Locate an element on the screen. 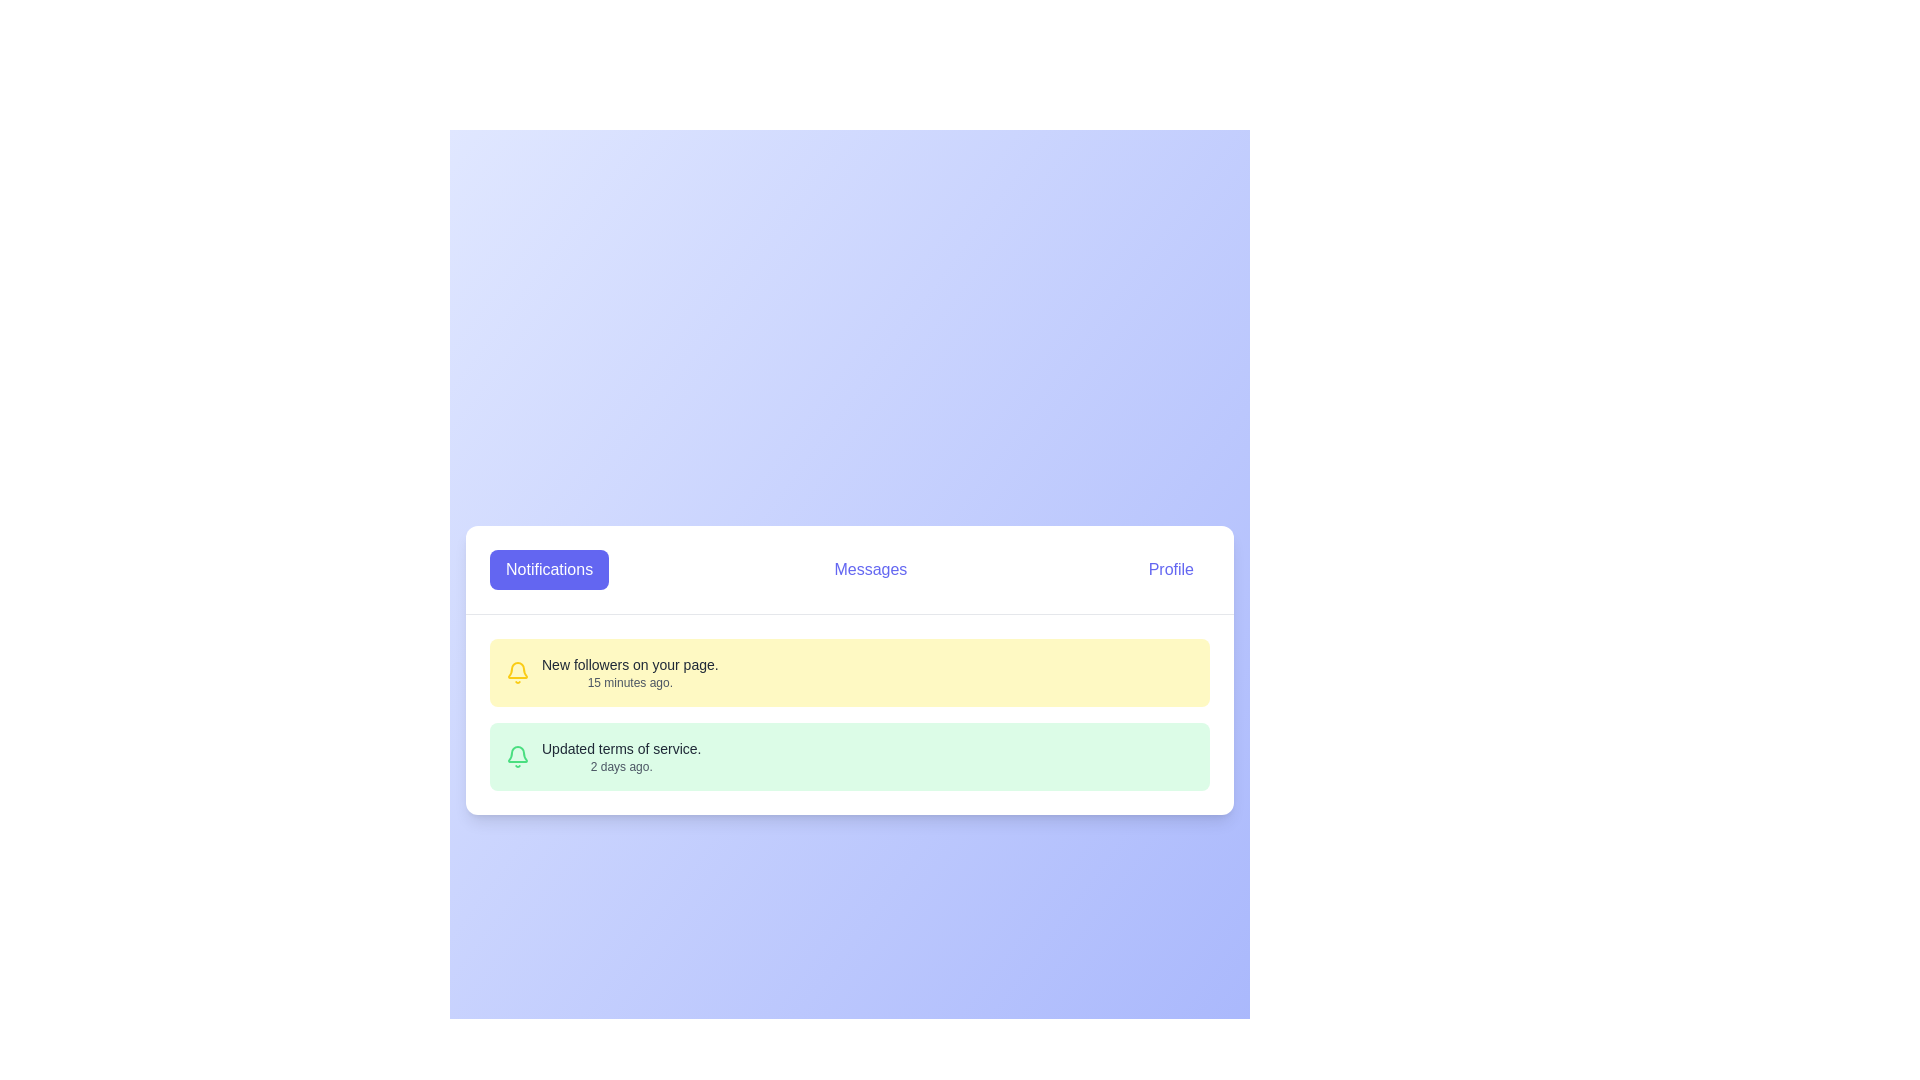  information displayed in the text block titled 'Updated terms of service.' located in the second notification item of the notification list is located at coordinates (620, 756).